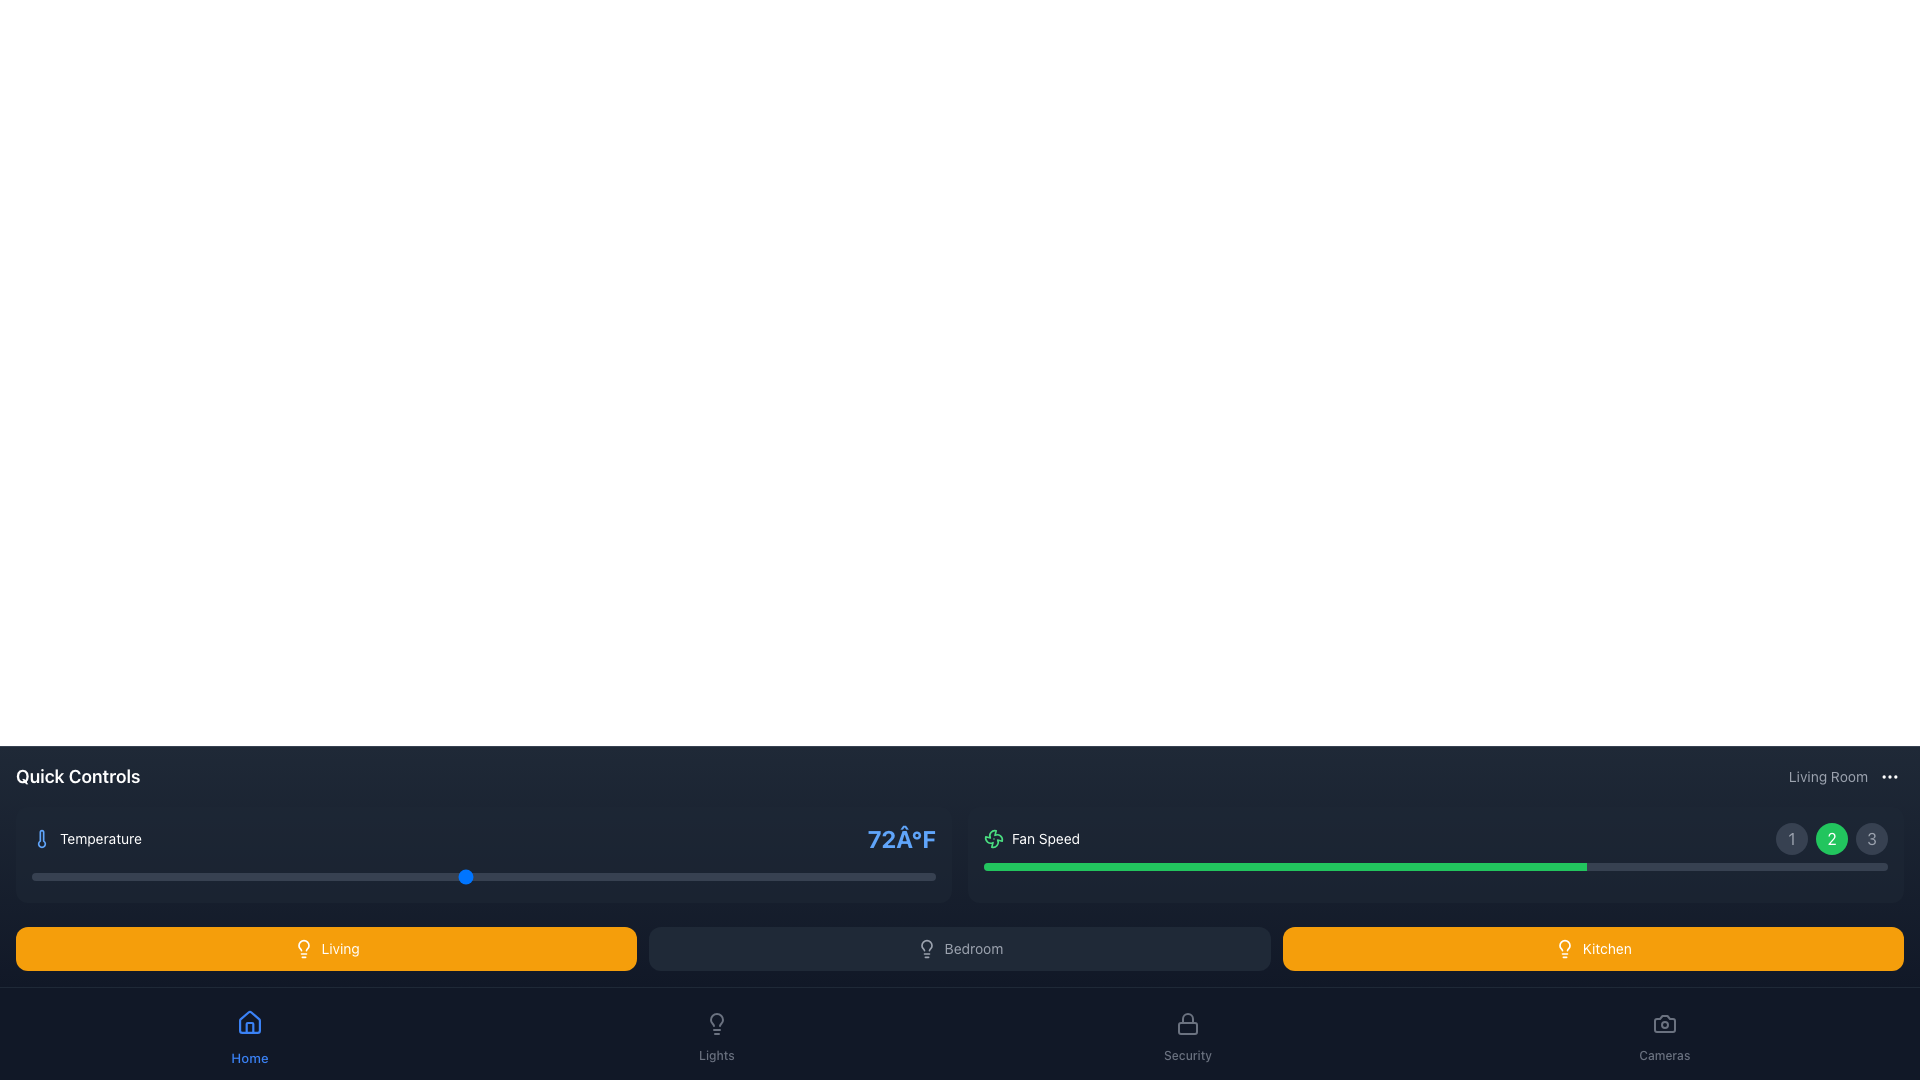 This screenshot has height=1080, width=1920. What do you see at coordinates (326, 947) in the screenshot?
I see `the 'Living' area settings controller button, which is the first button in a horizontal row at the bottom of the interface` at bounding box center [326, 947].